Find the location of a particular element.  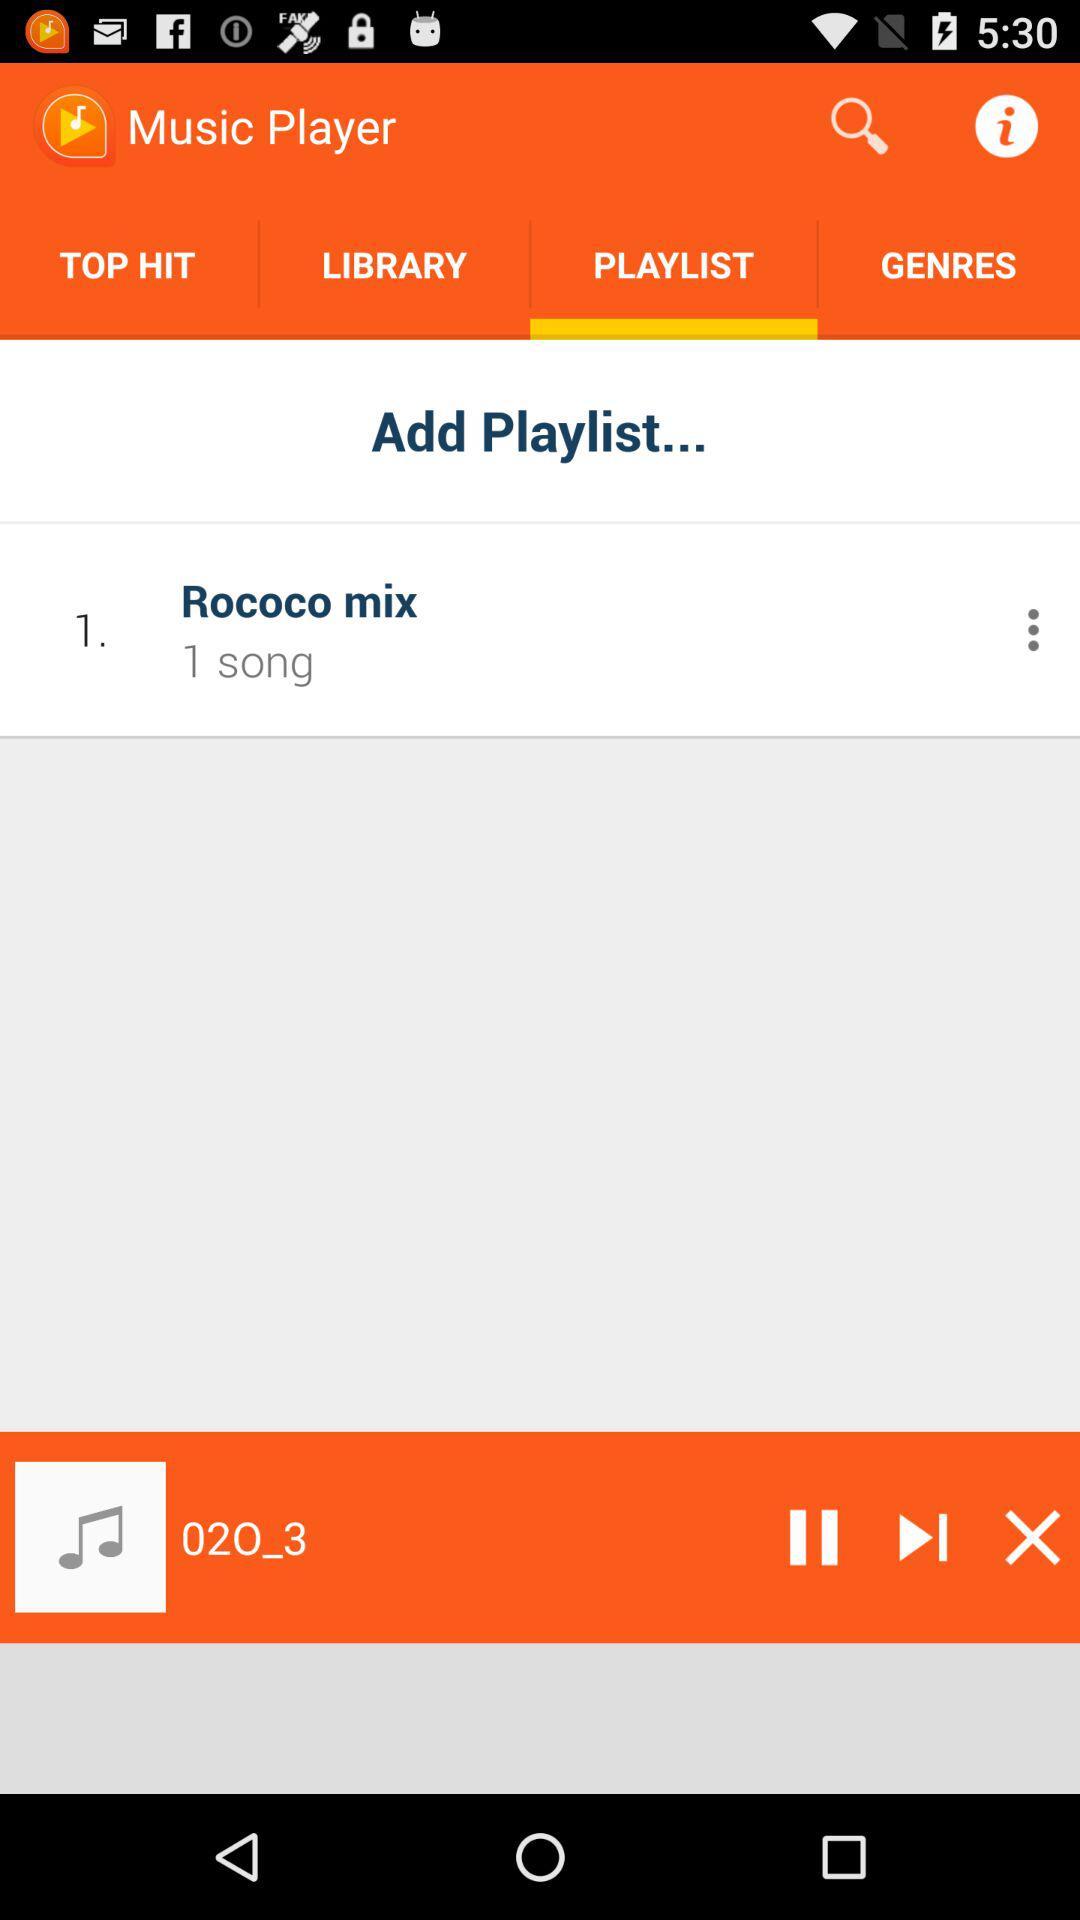

pause music is located at coordinates (813, 1536).